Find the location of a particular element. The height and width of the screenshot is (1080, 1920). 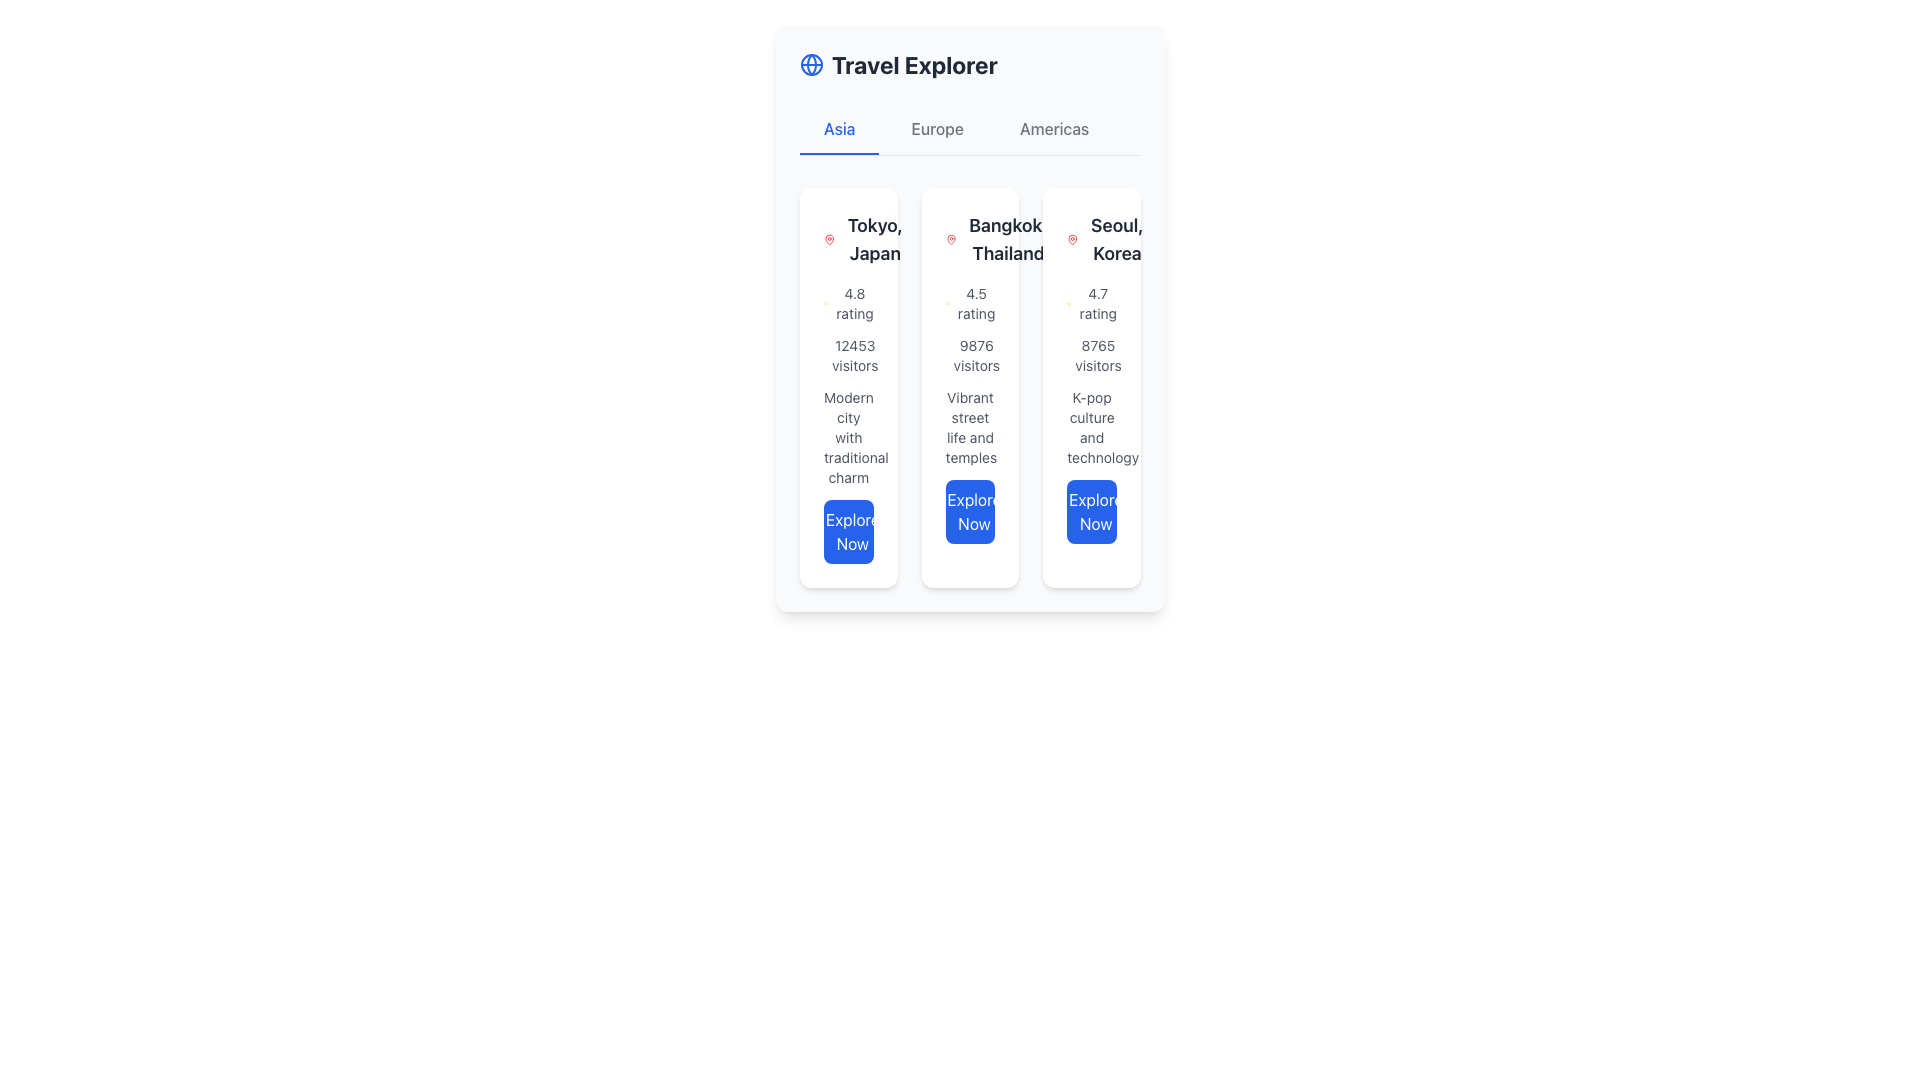

the 'Asia' tab in the Travel Explorer panel is located at coordinates (839, 130).